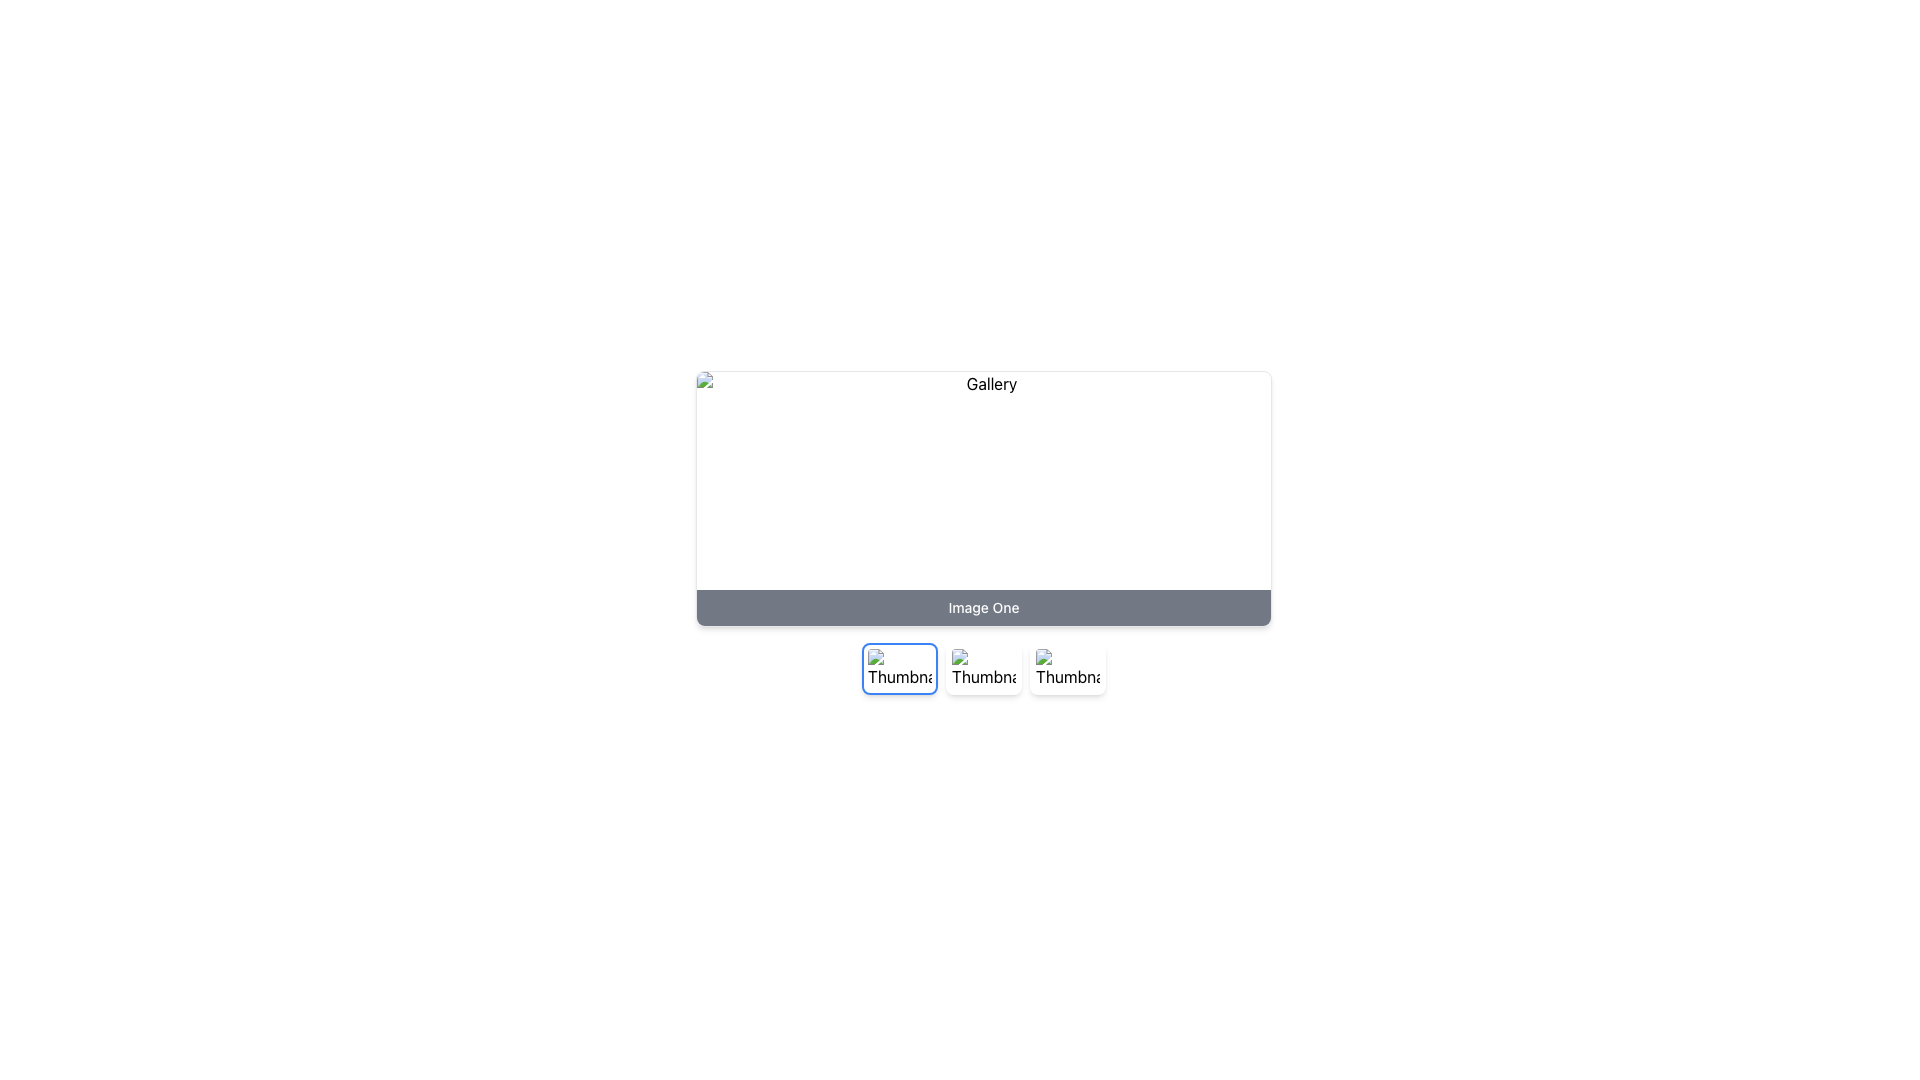 This screenshot has height=1080, width=1920. I want to click on the second thumbnail image button with rounded corners to observe the hover effect that scales the component and intensifies its shadow, so click(983, 668).